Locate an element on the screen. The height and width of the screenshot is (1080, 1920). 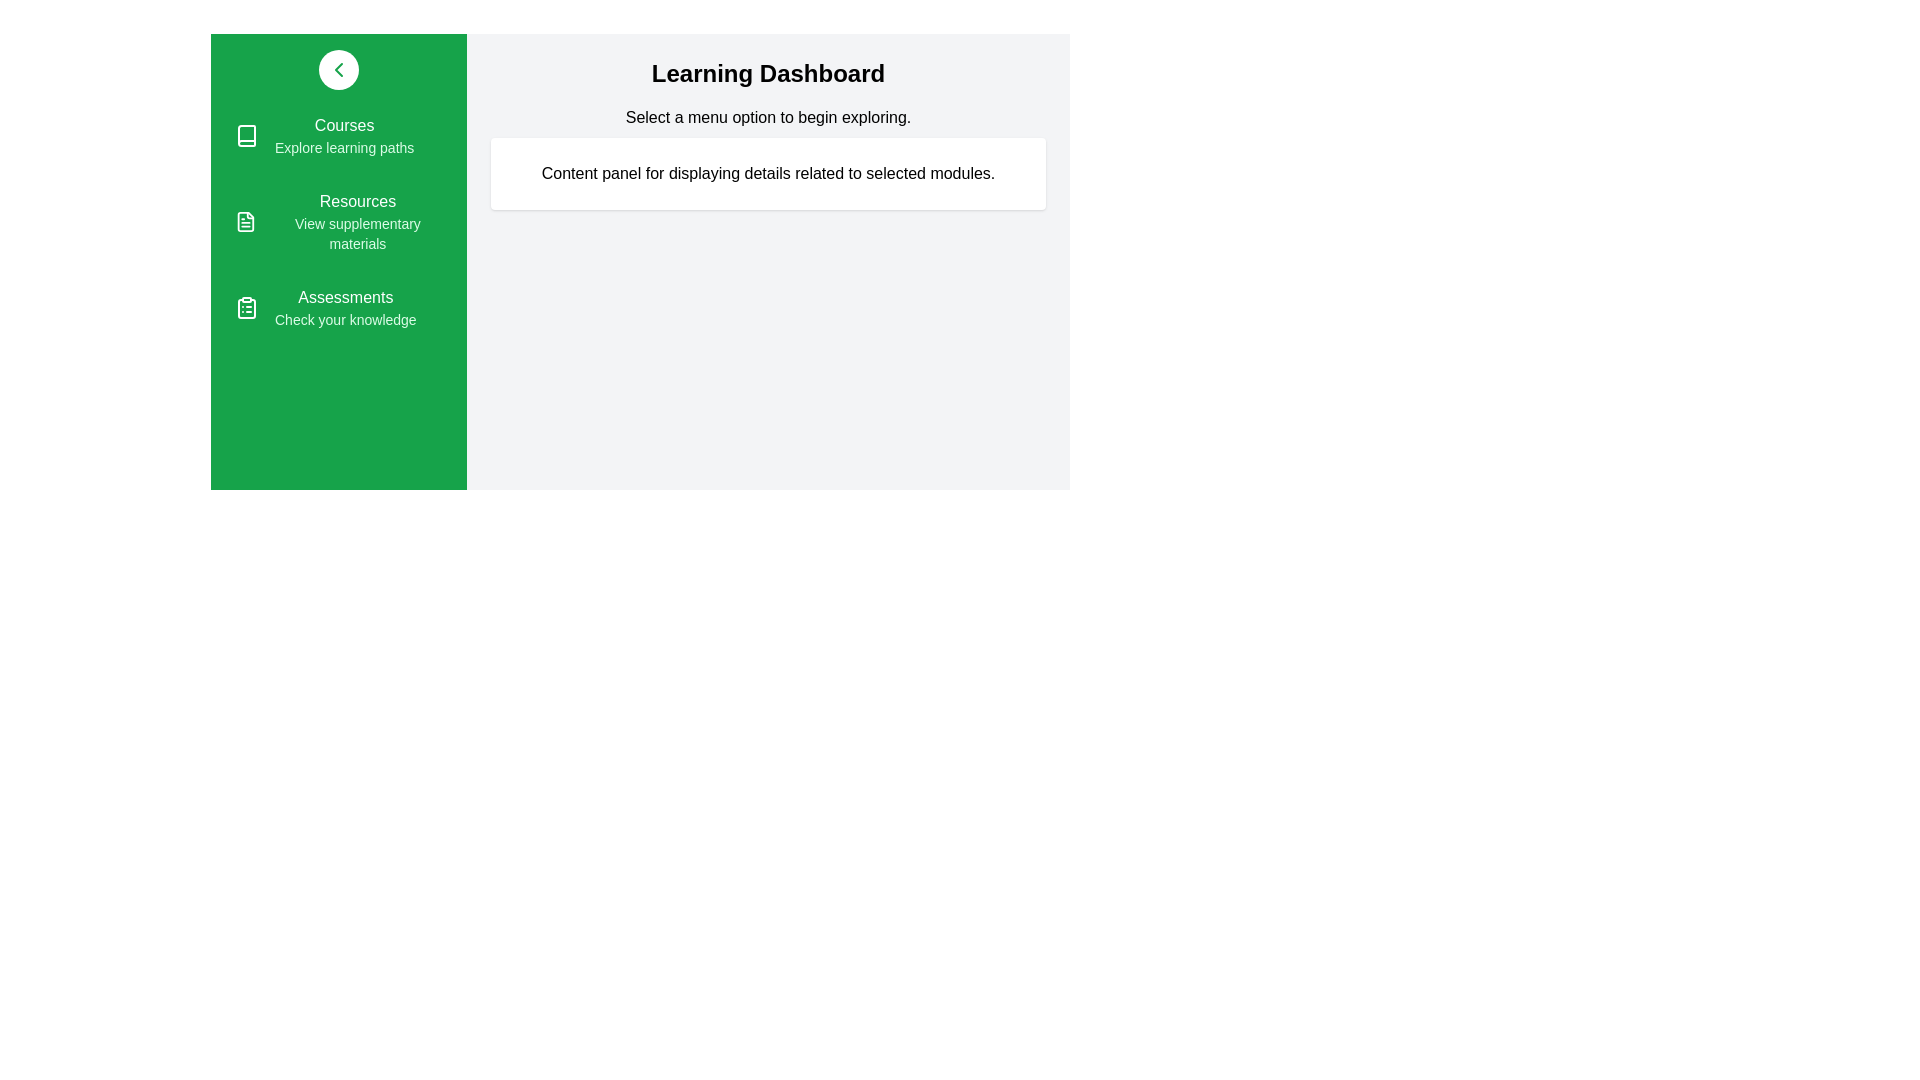
the menu item Assessments from the sidebar is located at coordinates (339, 308).